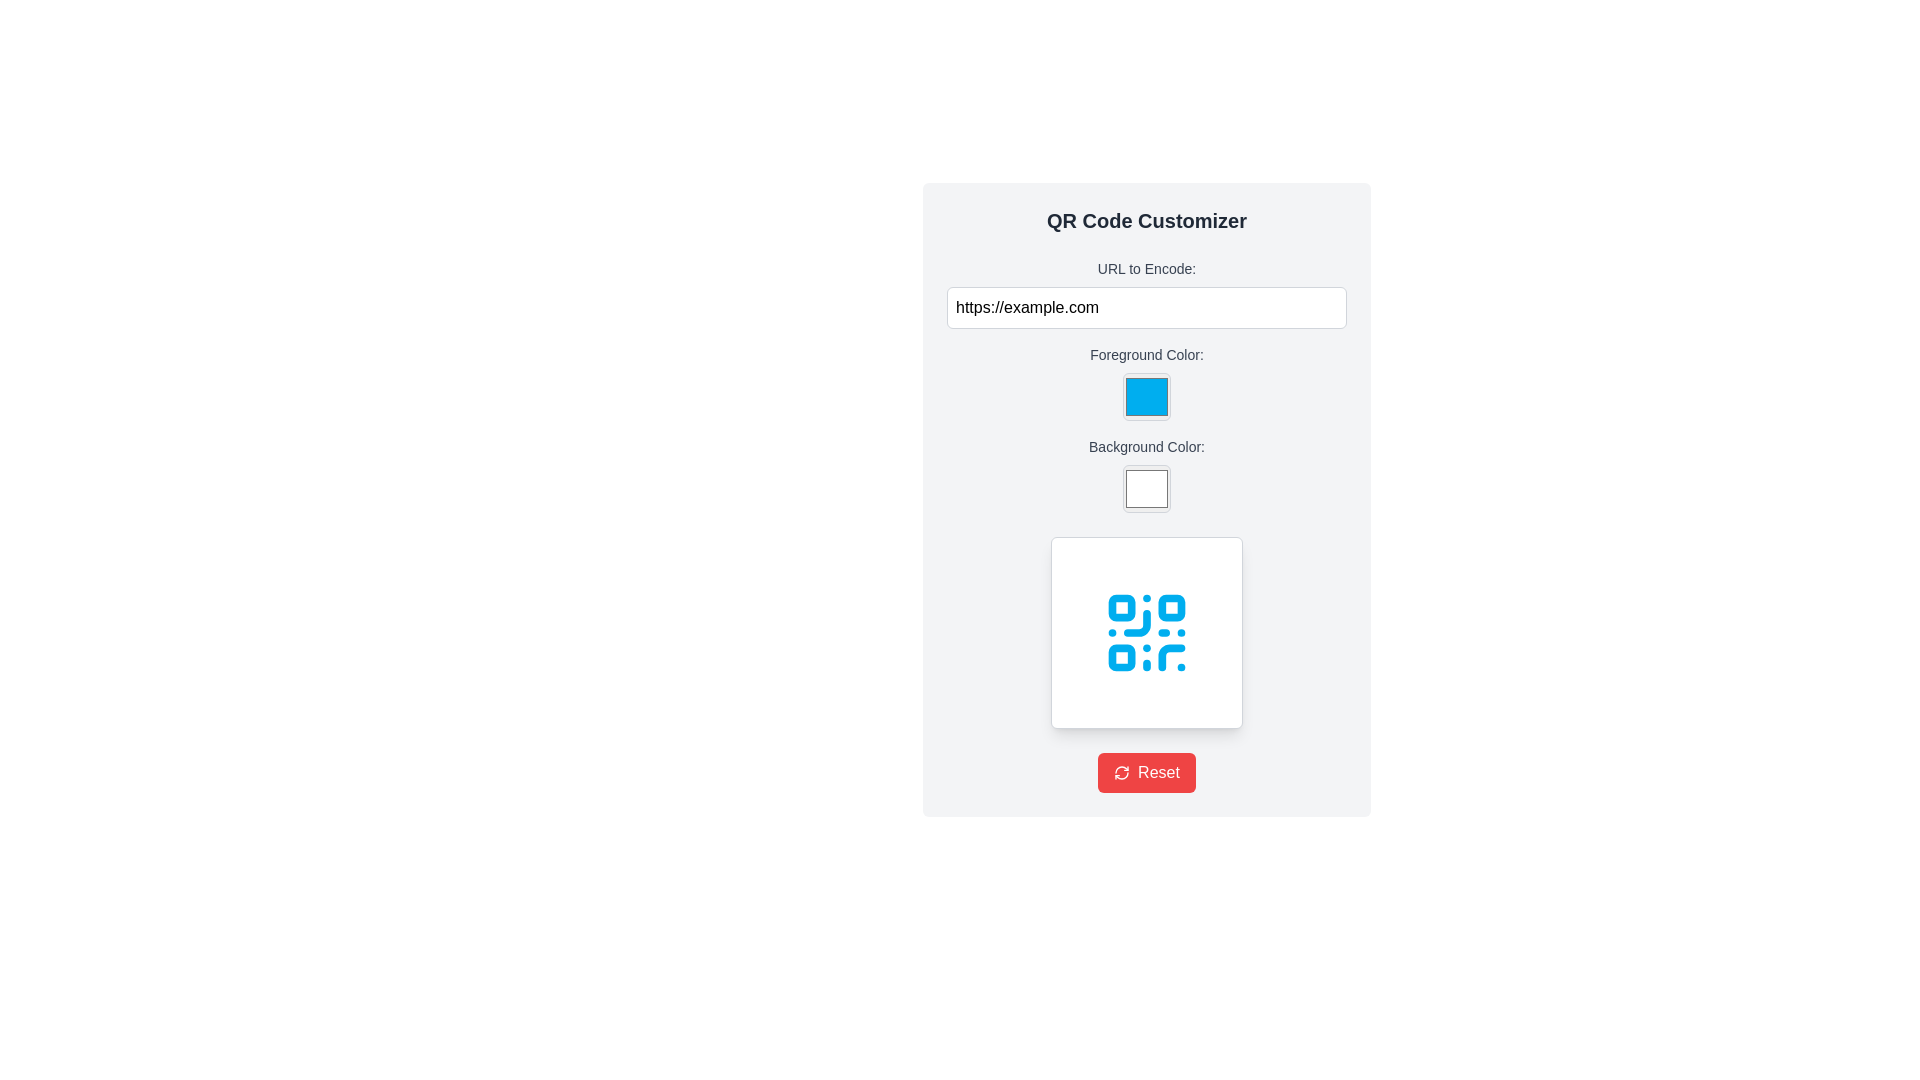  Describe the element at coordinates (1147, 474) in the screenshot. I see `the Color Picker Input element located below the 'Background Color:' label for keyboard input` at that location.